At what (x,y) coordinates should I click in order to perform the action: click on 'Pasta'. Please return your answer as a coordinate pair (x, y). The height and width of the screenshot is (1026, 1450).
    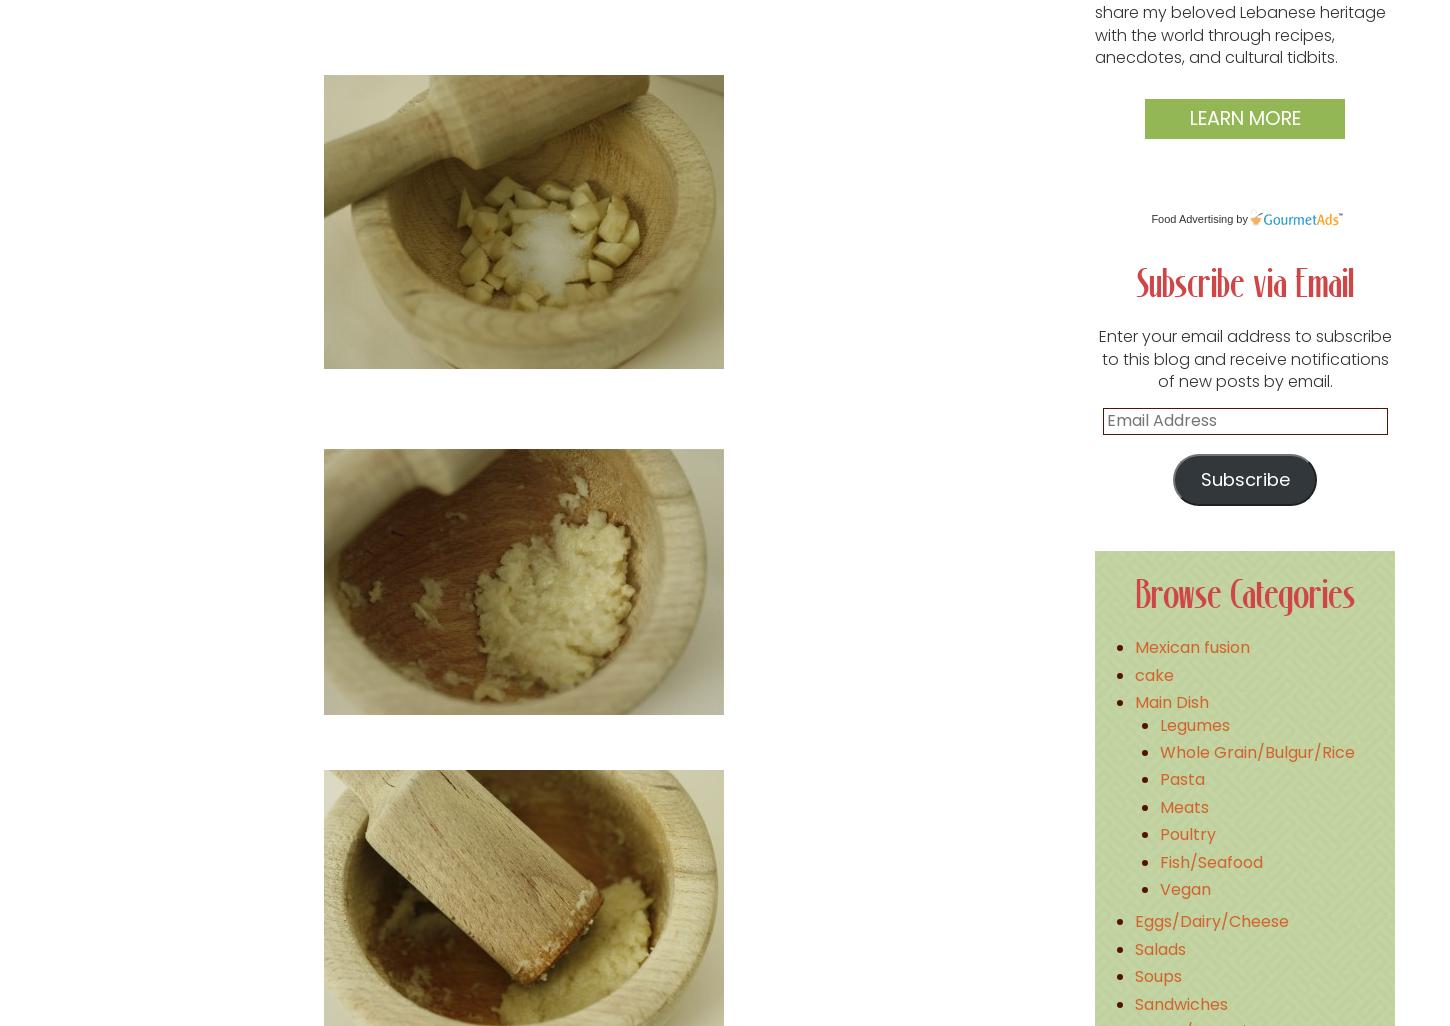
    Looking at the image, I should click on (1181, 778).